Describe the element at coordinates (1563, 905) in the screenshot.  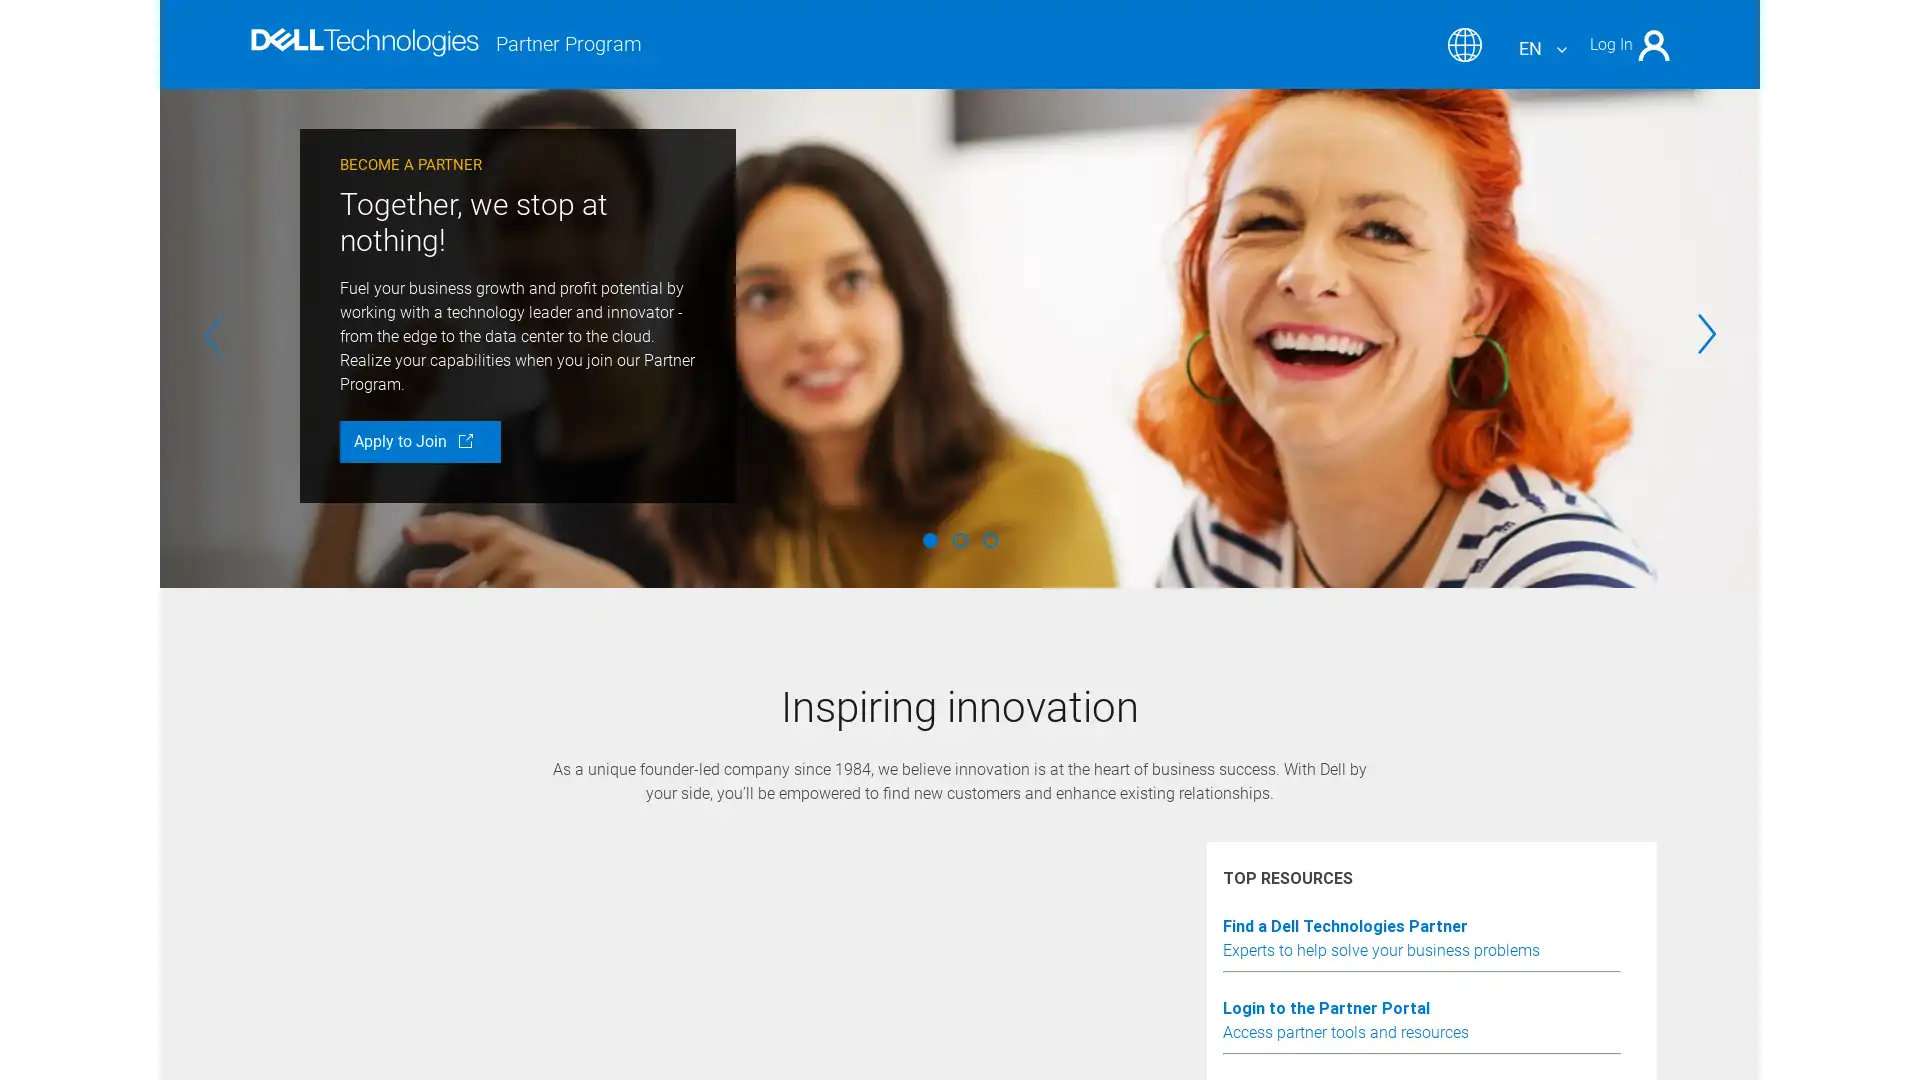
I see `Fullscreen` at that location.